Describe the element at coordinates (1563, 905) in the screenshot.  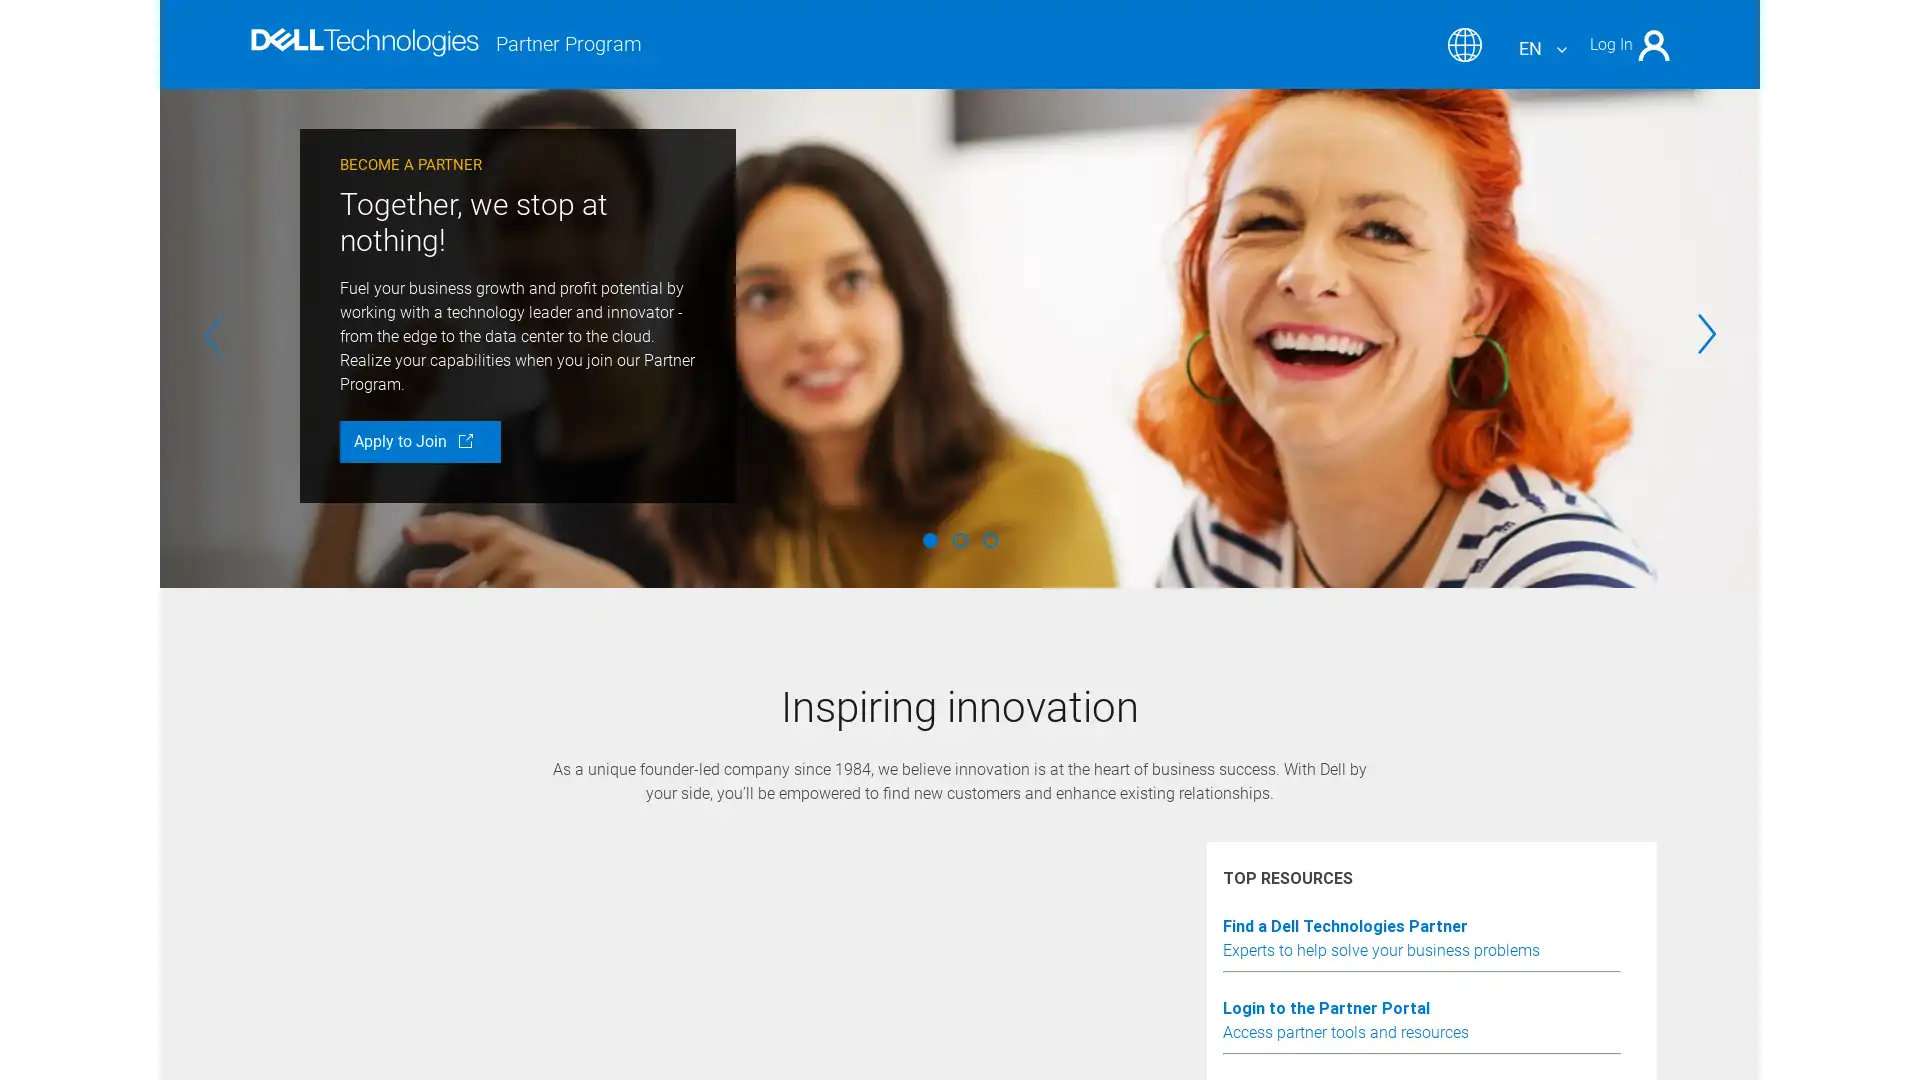
I see `Fullscreen` at that location.